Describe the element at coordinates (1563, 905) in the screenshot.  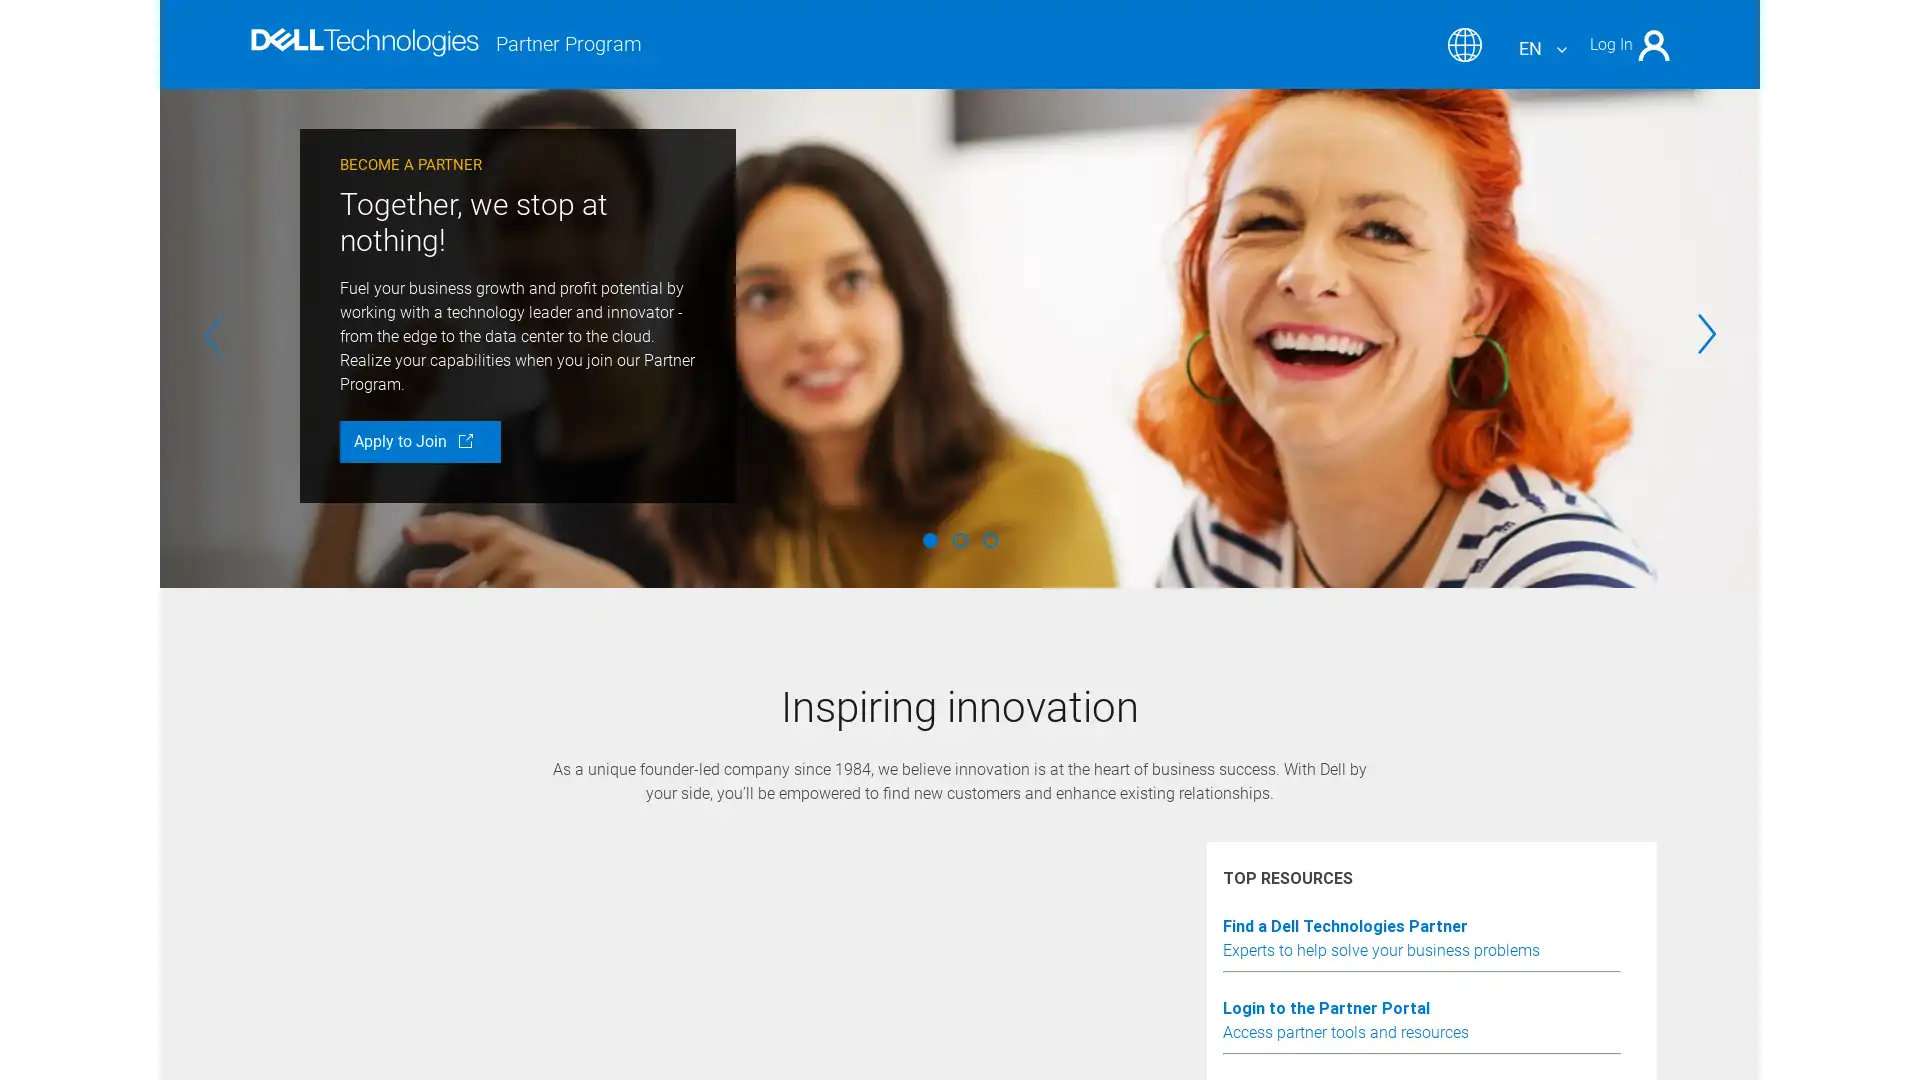
I see `Fullscreen` at that location.